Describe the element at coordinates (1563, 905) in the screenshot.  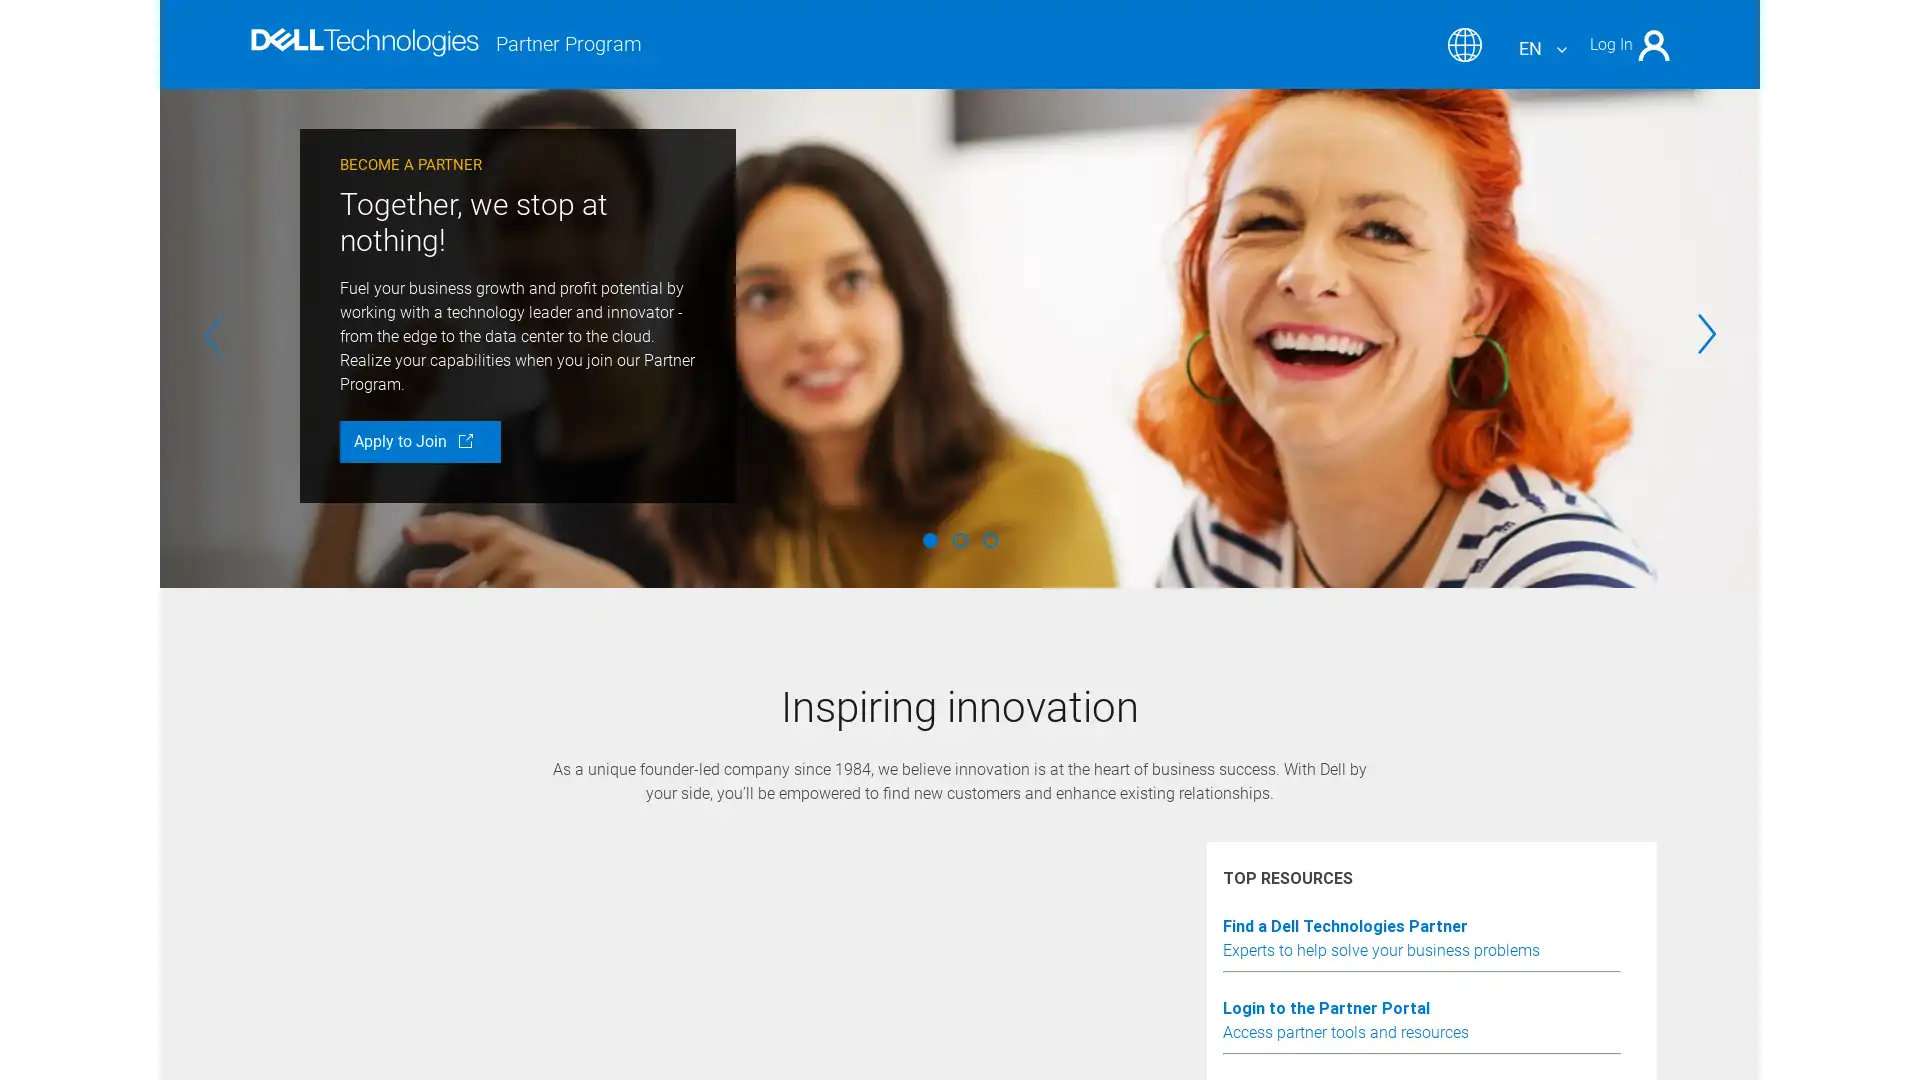
I see `Fullscreen` at that location.